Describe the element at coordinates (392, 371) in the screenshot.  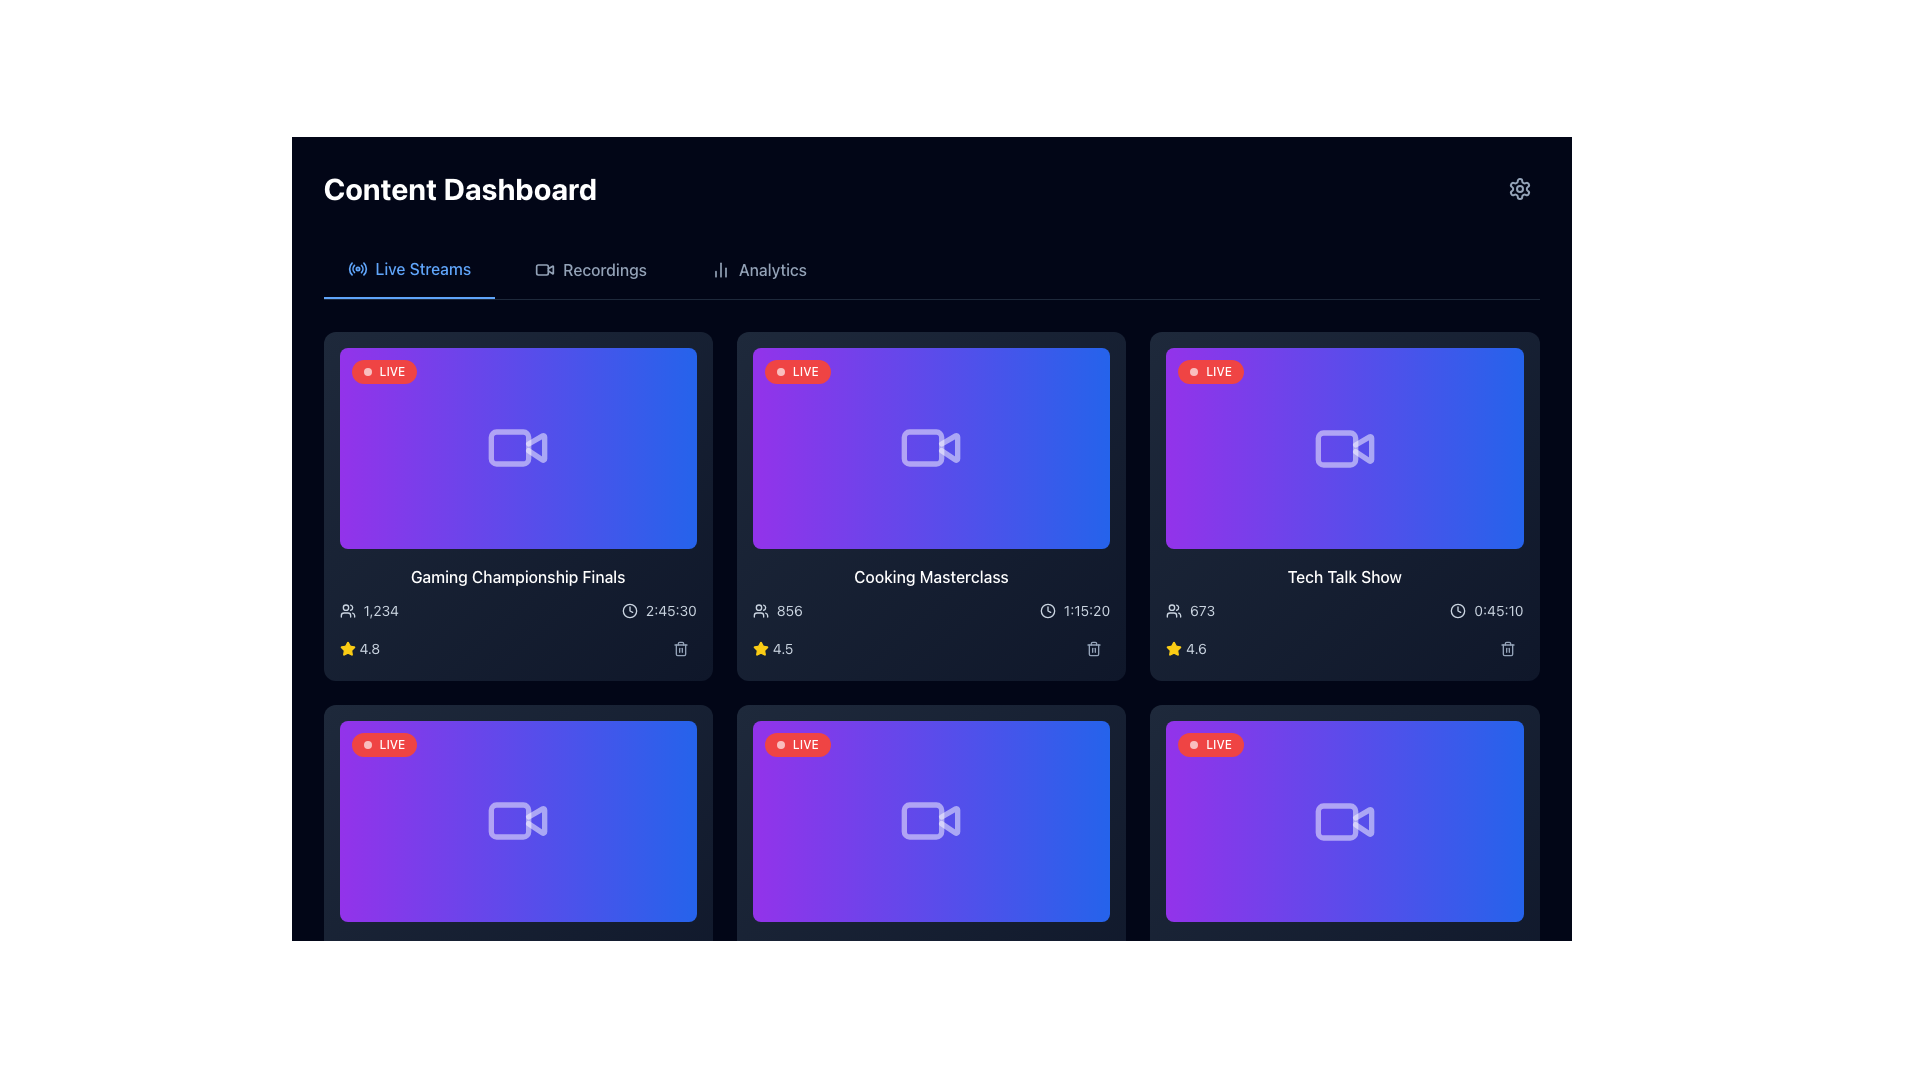
I see `the informational Text label indicating a live stream, located in the top-left corner of a card, next to a small animated white dot` at that location.